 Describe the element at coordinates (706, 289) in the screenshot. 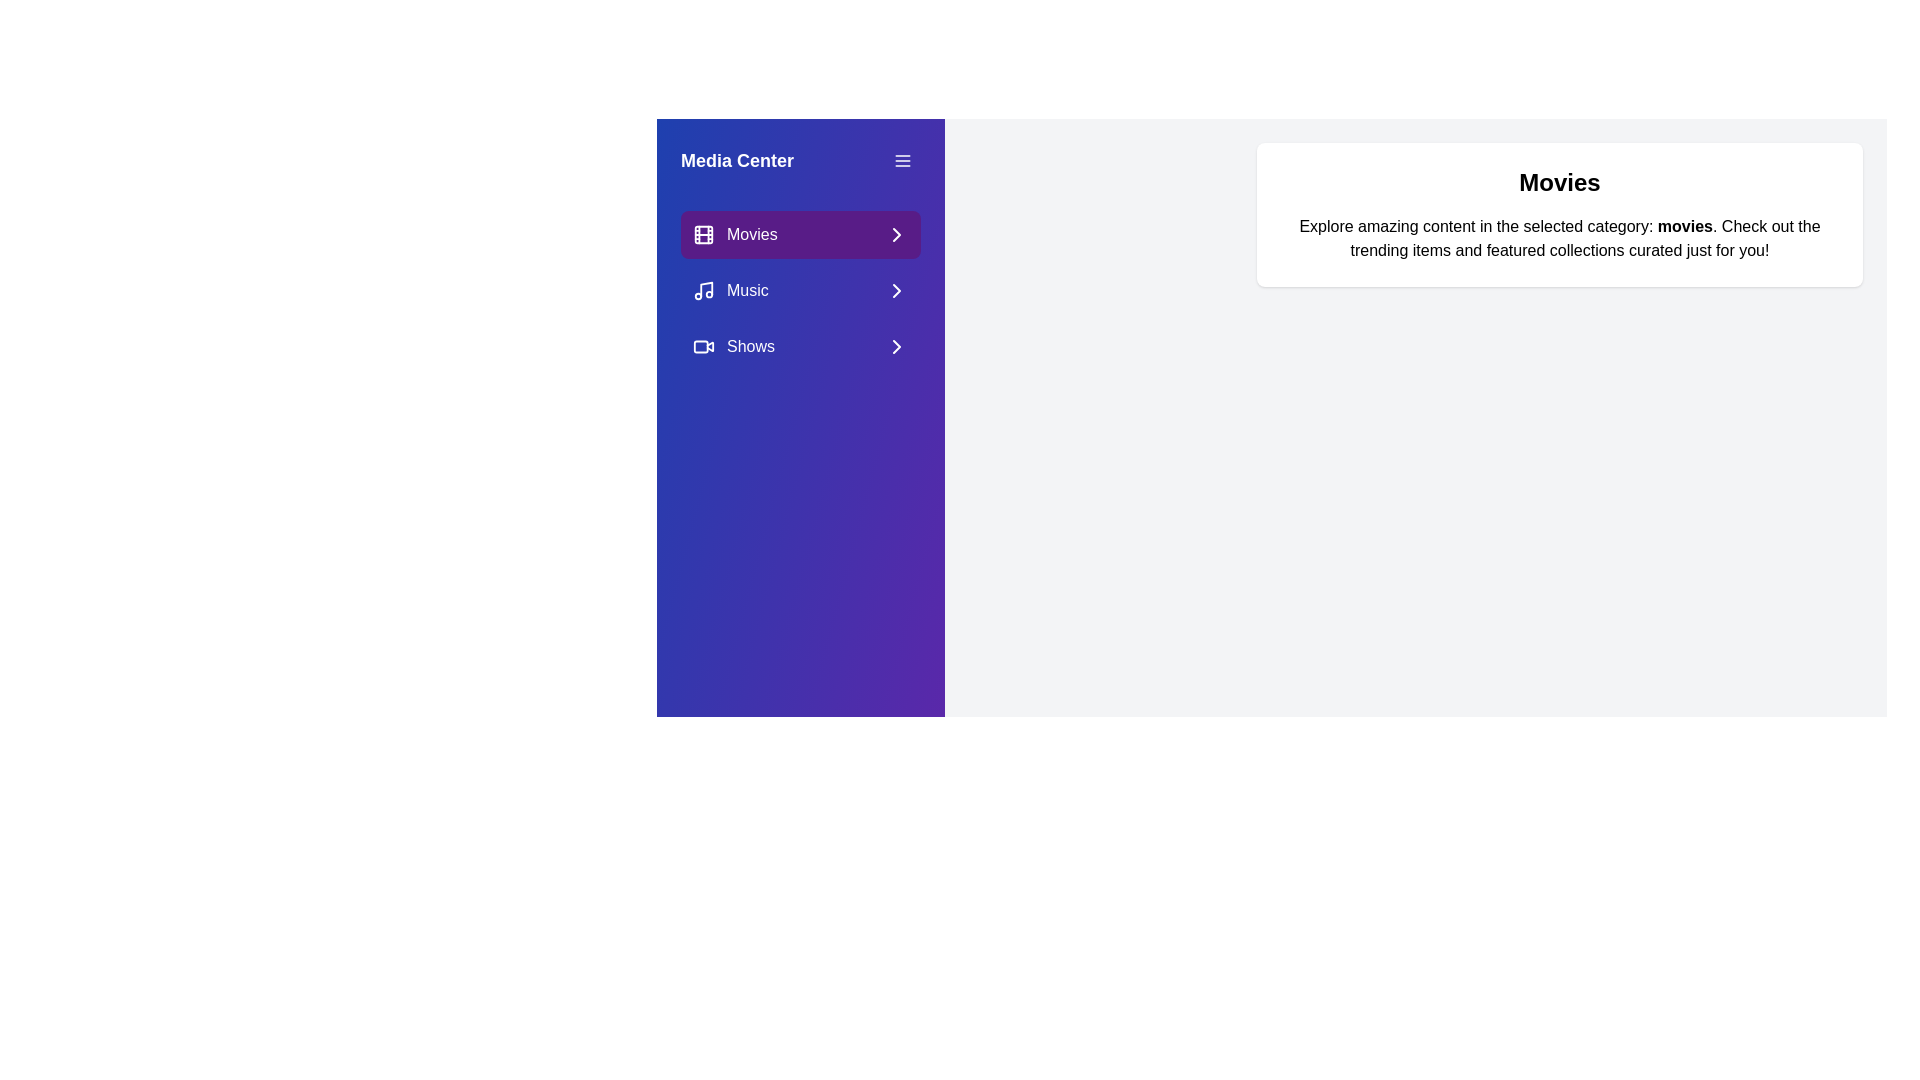

I see `the slanted musical note icon located in the sidebar menu, which is part of the 'Music' menu item positioned between the 'Movies' and 'Shows' icons` at that location.